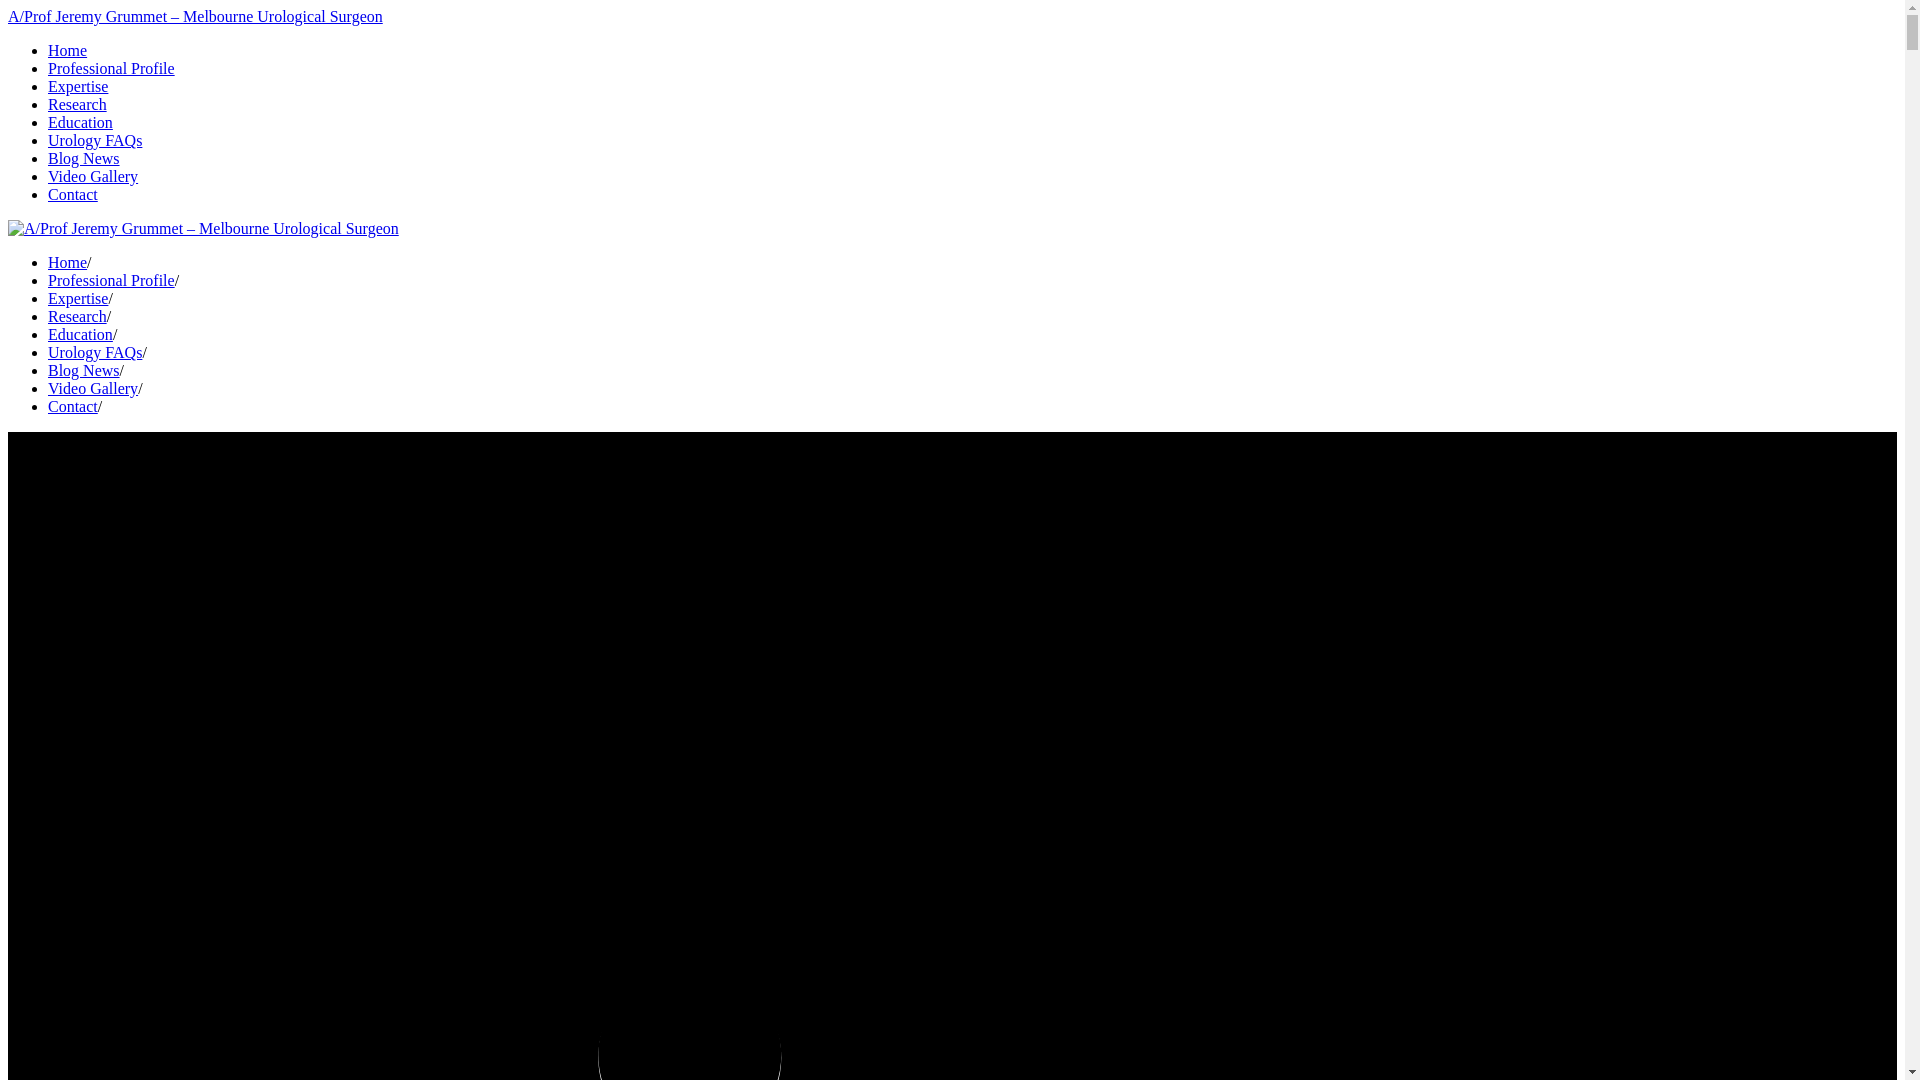 Image resolution: width=1920 pixels, height=1080 pixels. I want to click on 'Education', so click(48, 122).